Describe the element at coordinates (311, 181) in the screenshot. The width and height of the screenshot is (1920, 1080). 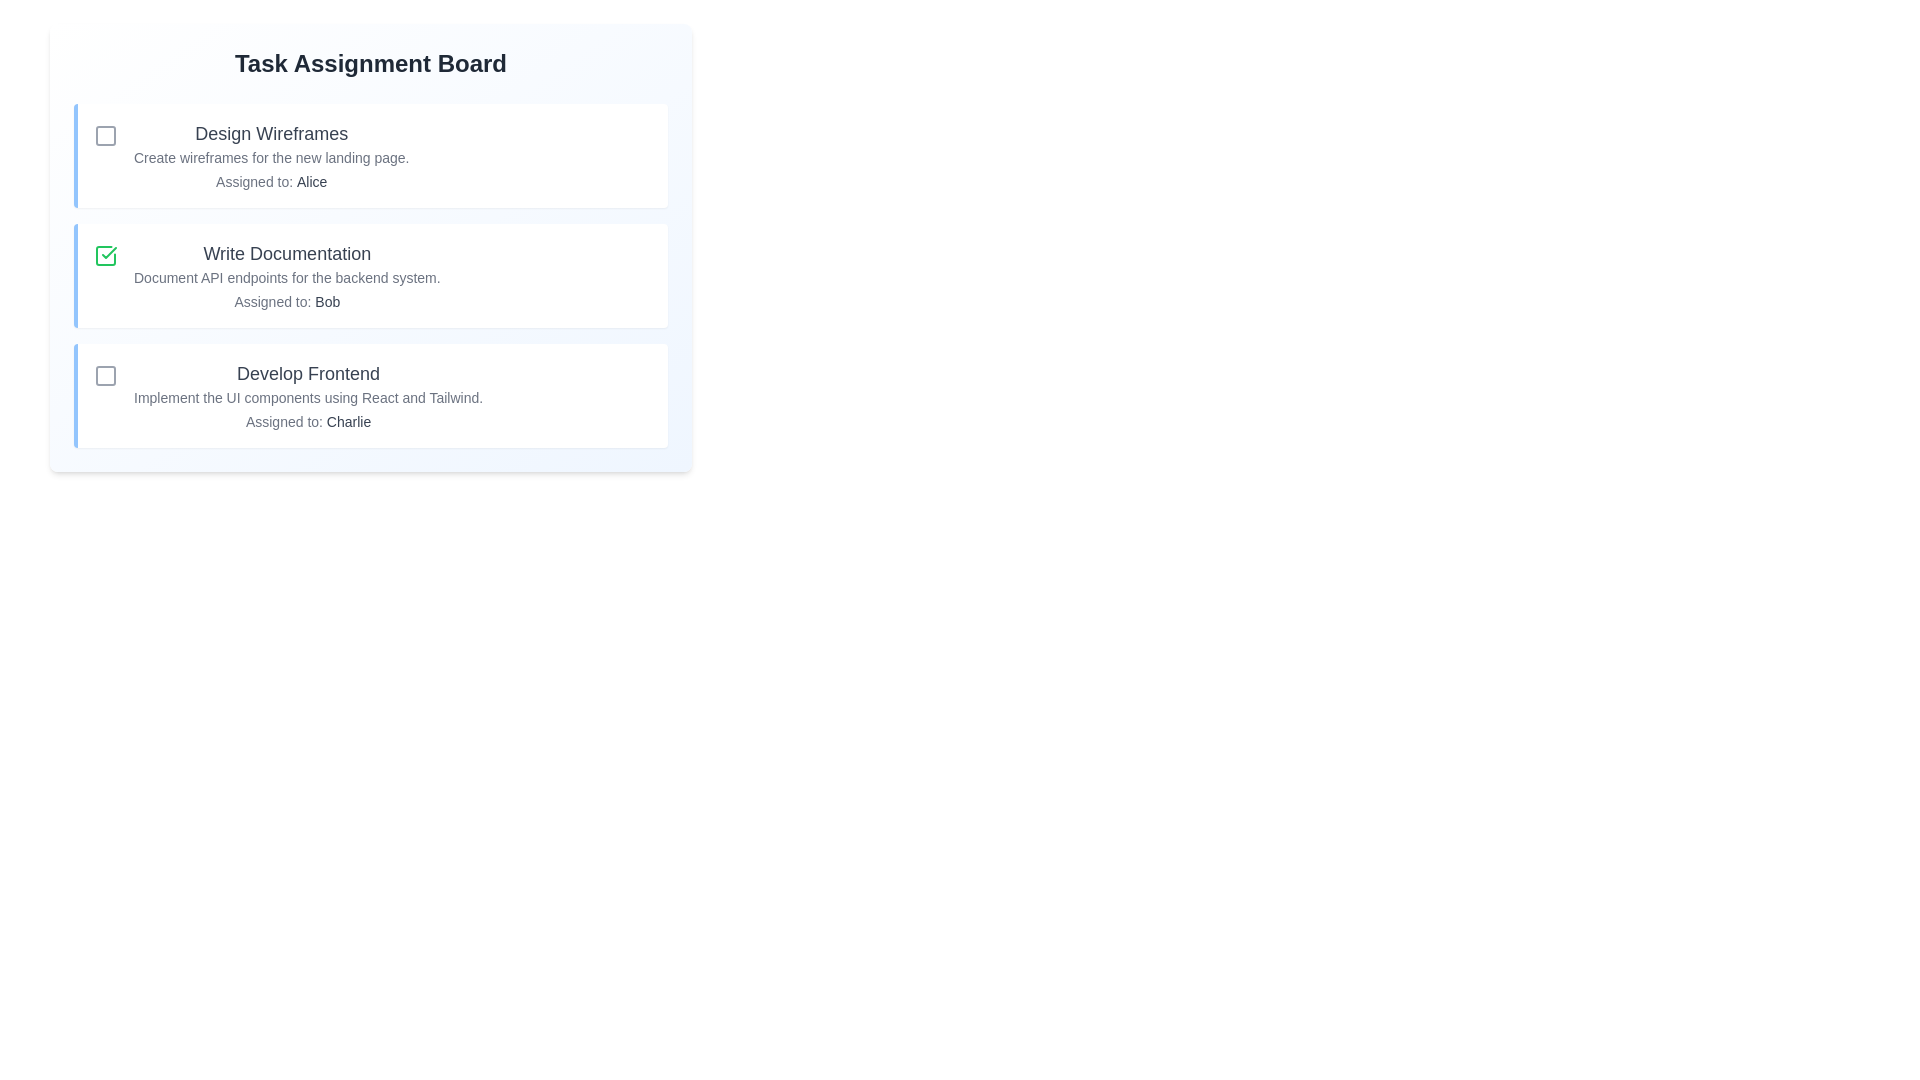
I see `the text label indicating the assignee's name 'Alice' for the task 'Design Wireframes'` at that location.